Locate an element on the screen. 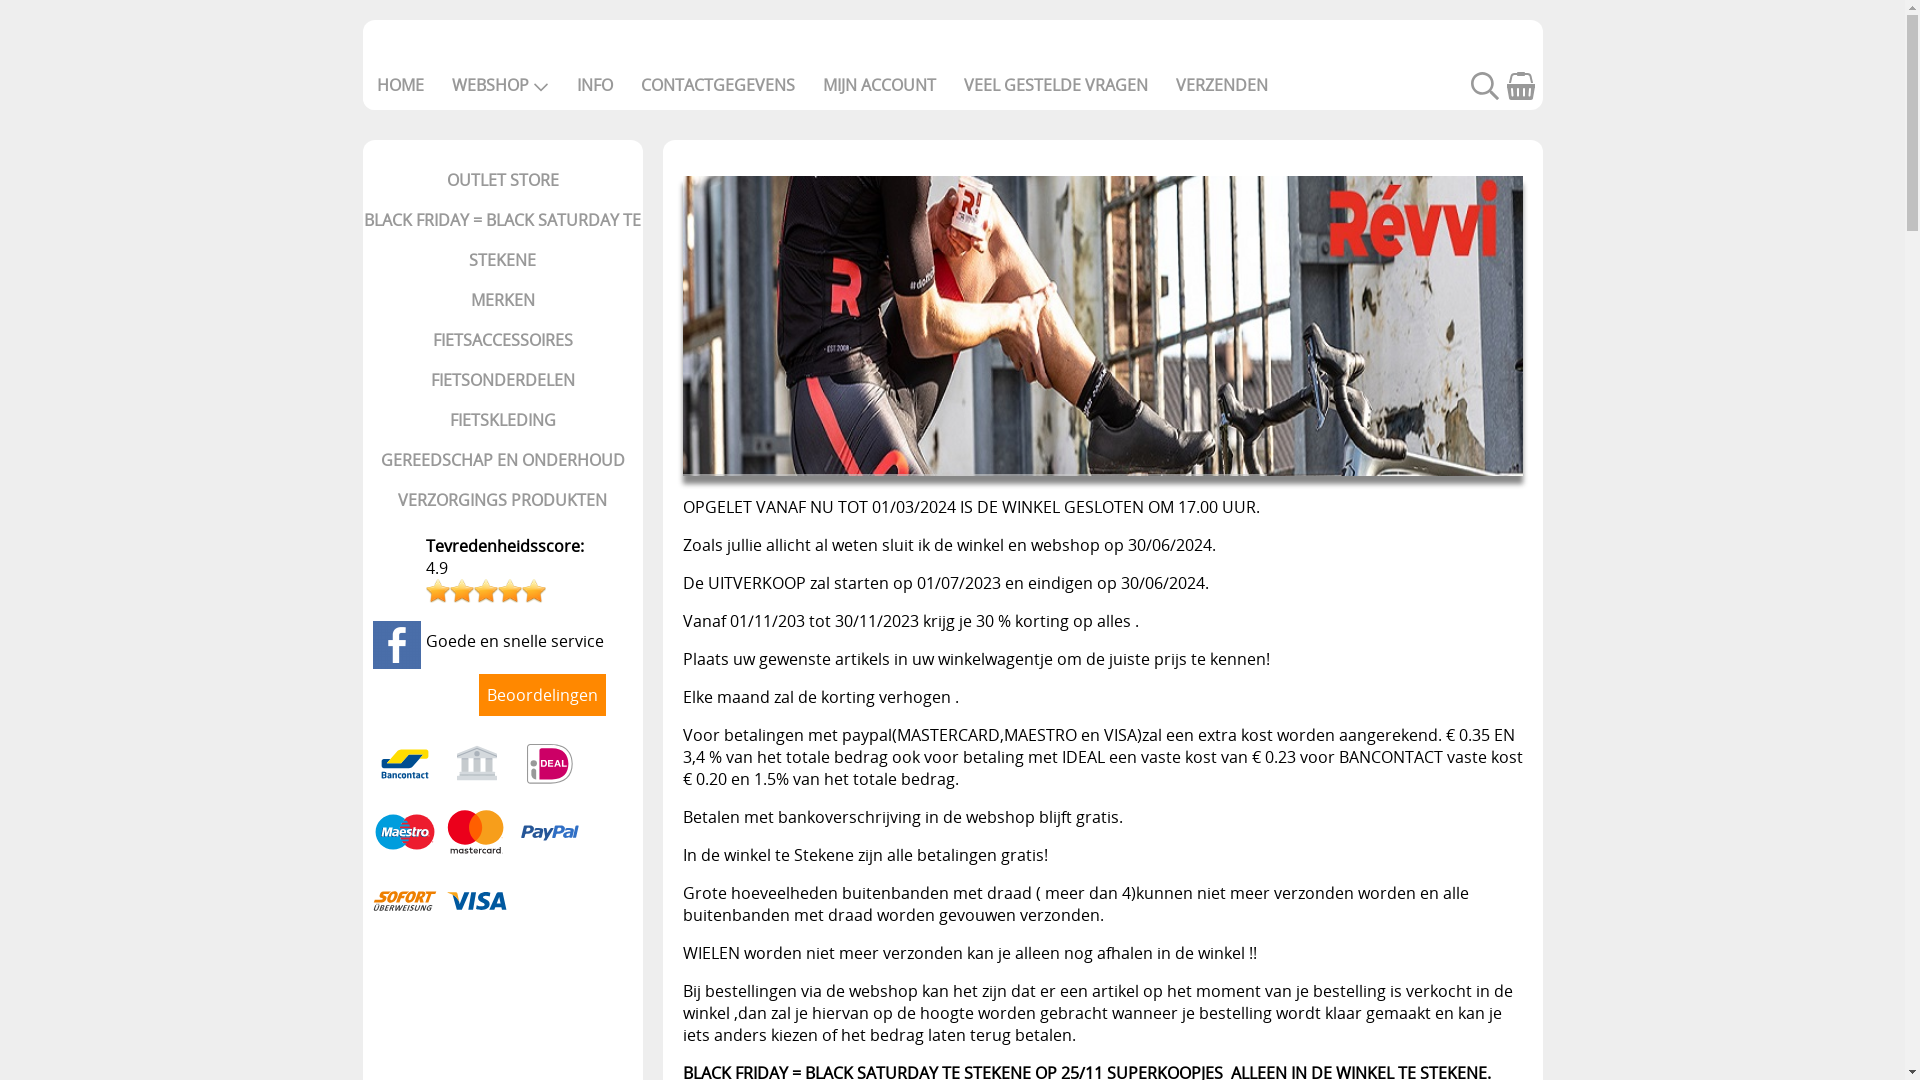 The image size is (1920, 1080). 'MIJN ACCOUNT' is located at coordinates (878, 83).